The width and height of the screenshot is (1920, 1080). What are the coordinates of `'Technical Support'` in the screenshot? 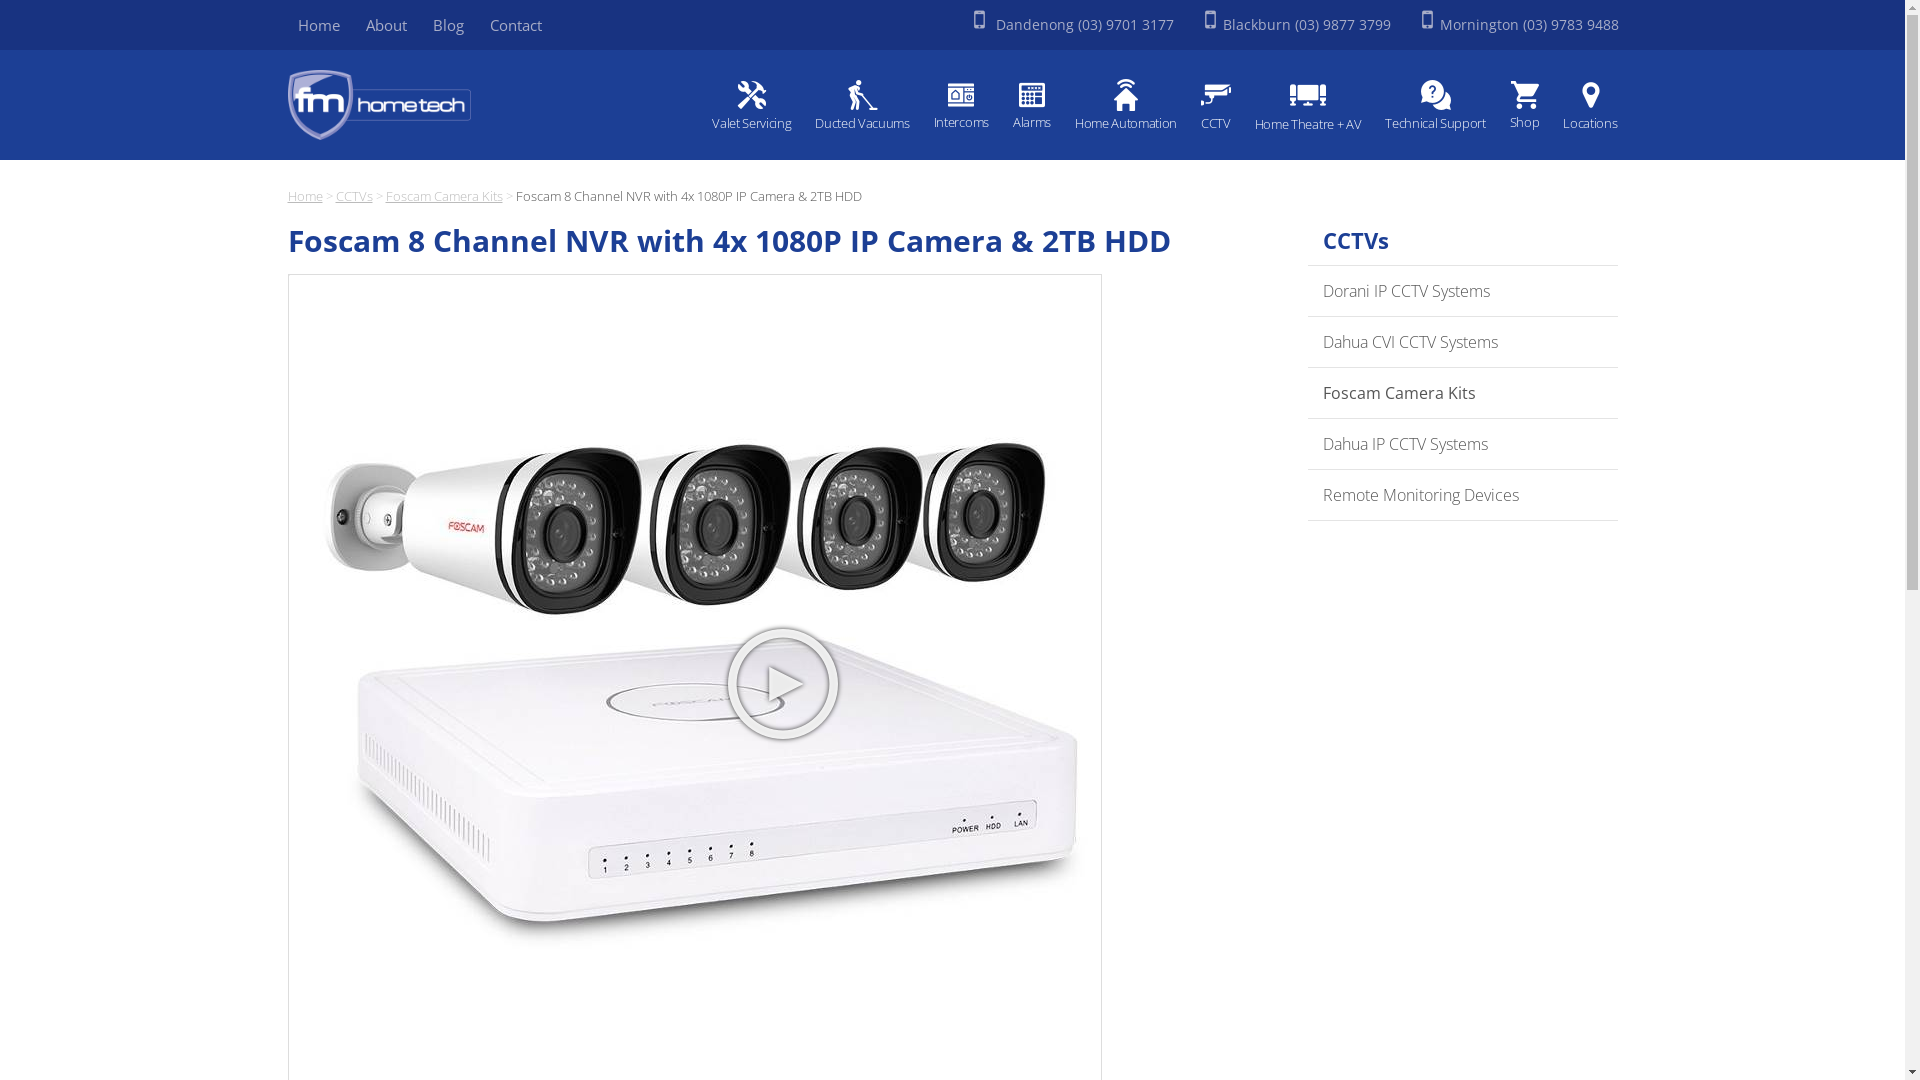 It's located at (1434, 107).